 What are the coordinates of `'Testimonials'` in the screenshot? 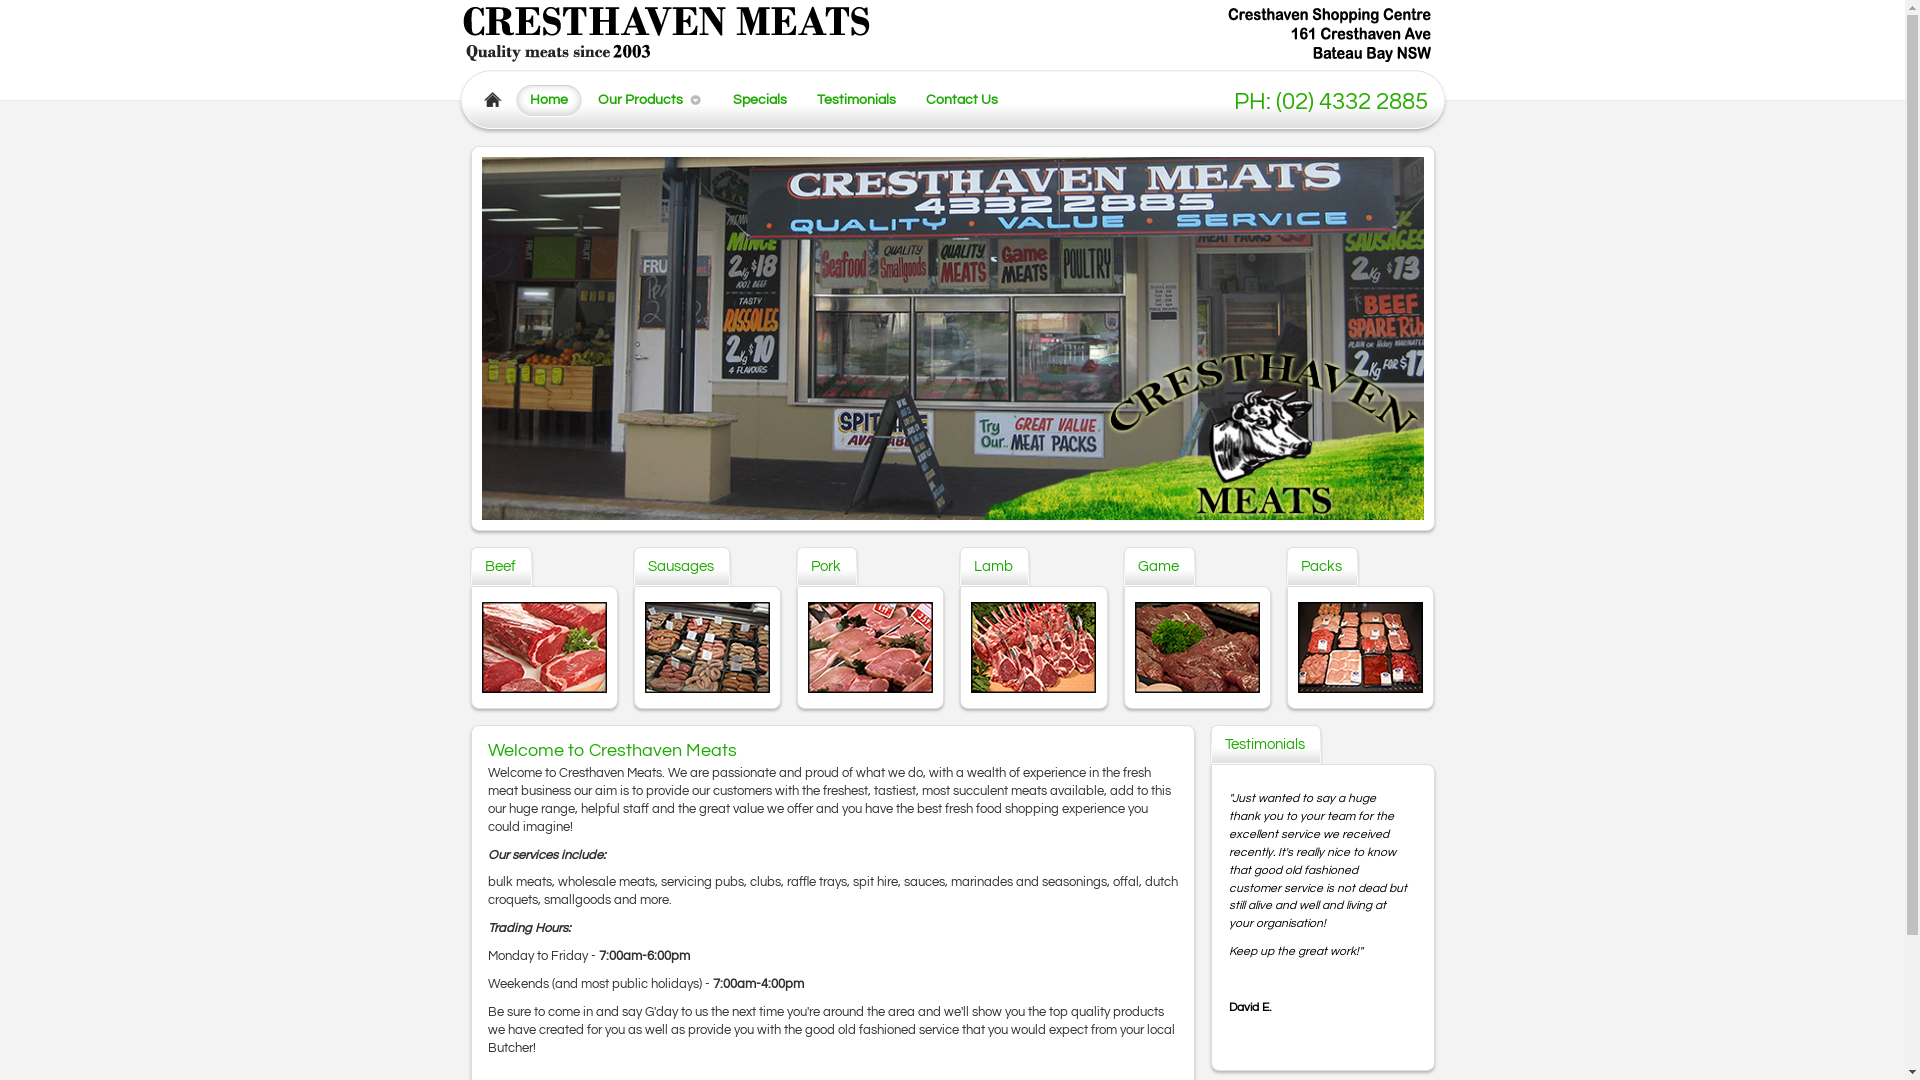 It's located at (855, 99).